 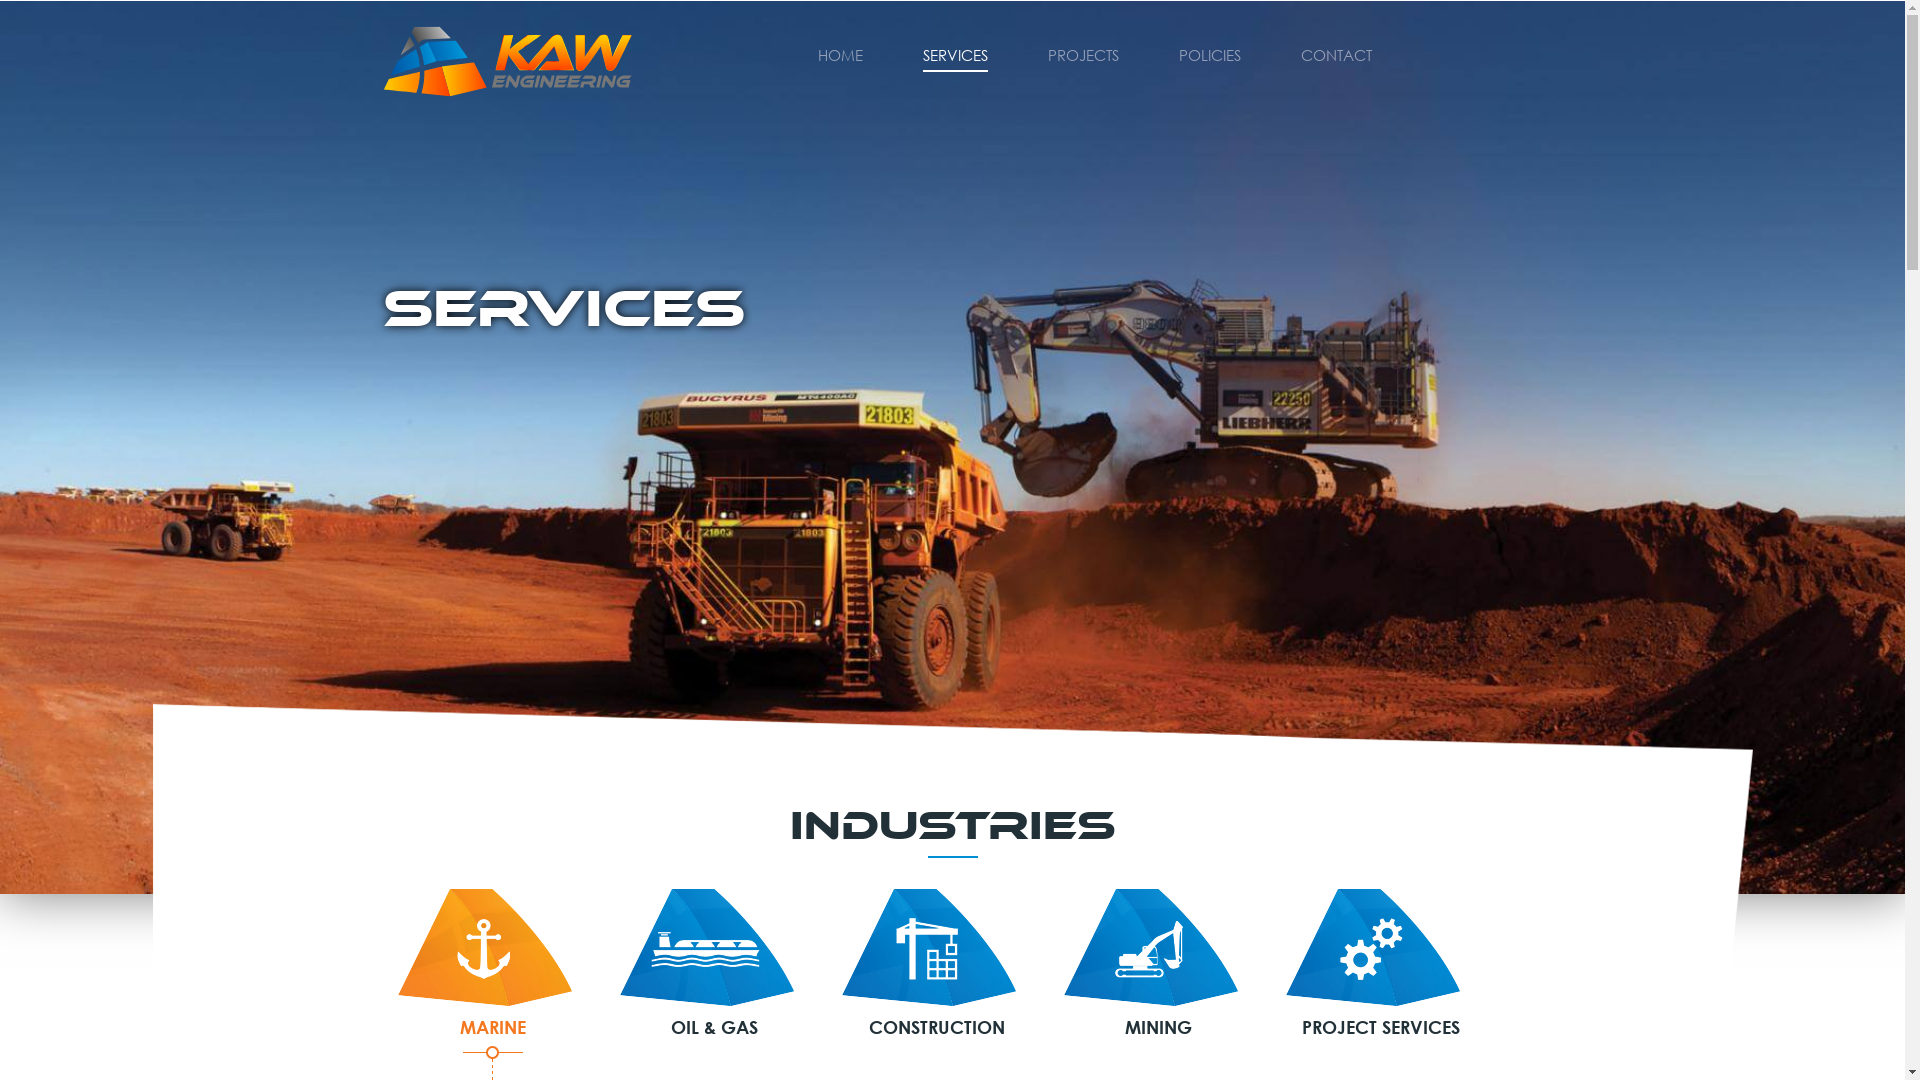 I want to click on 'POLICIES', so click(x=1208, y=52).